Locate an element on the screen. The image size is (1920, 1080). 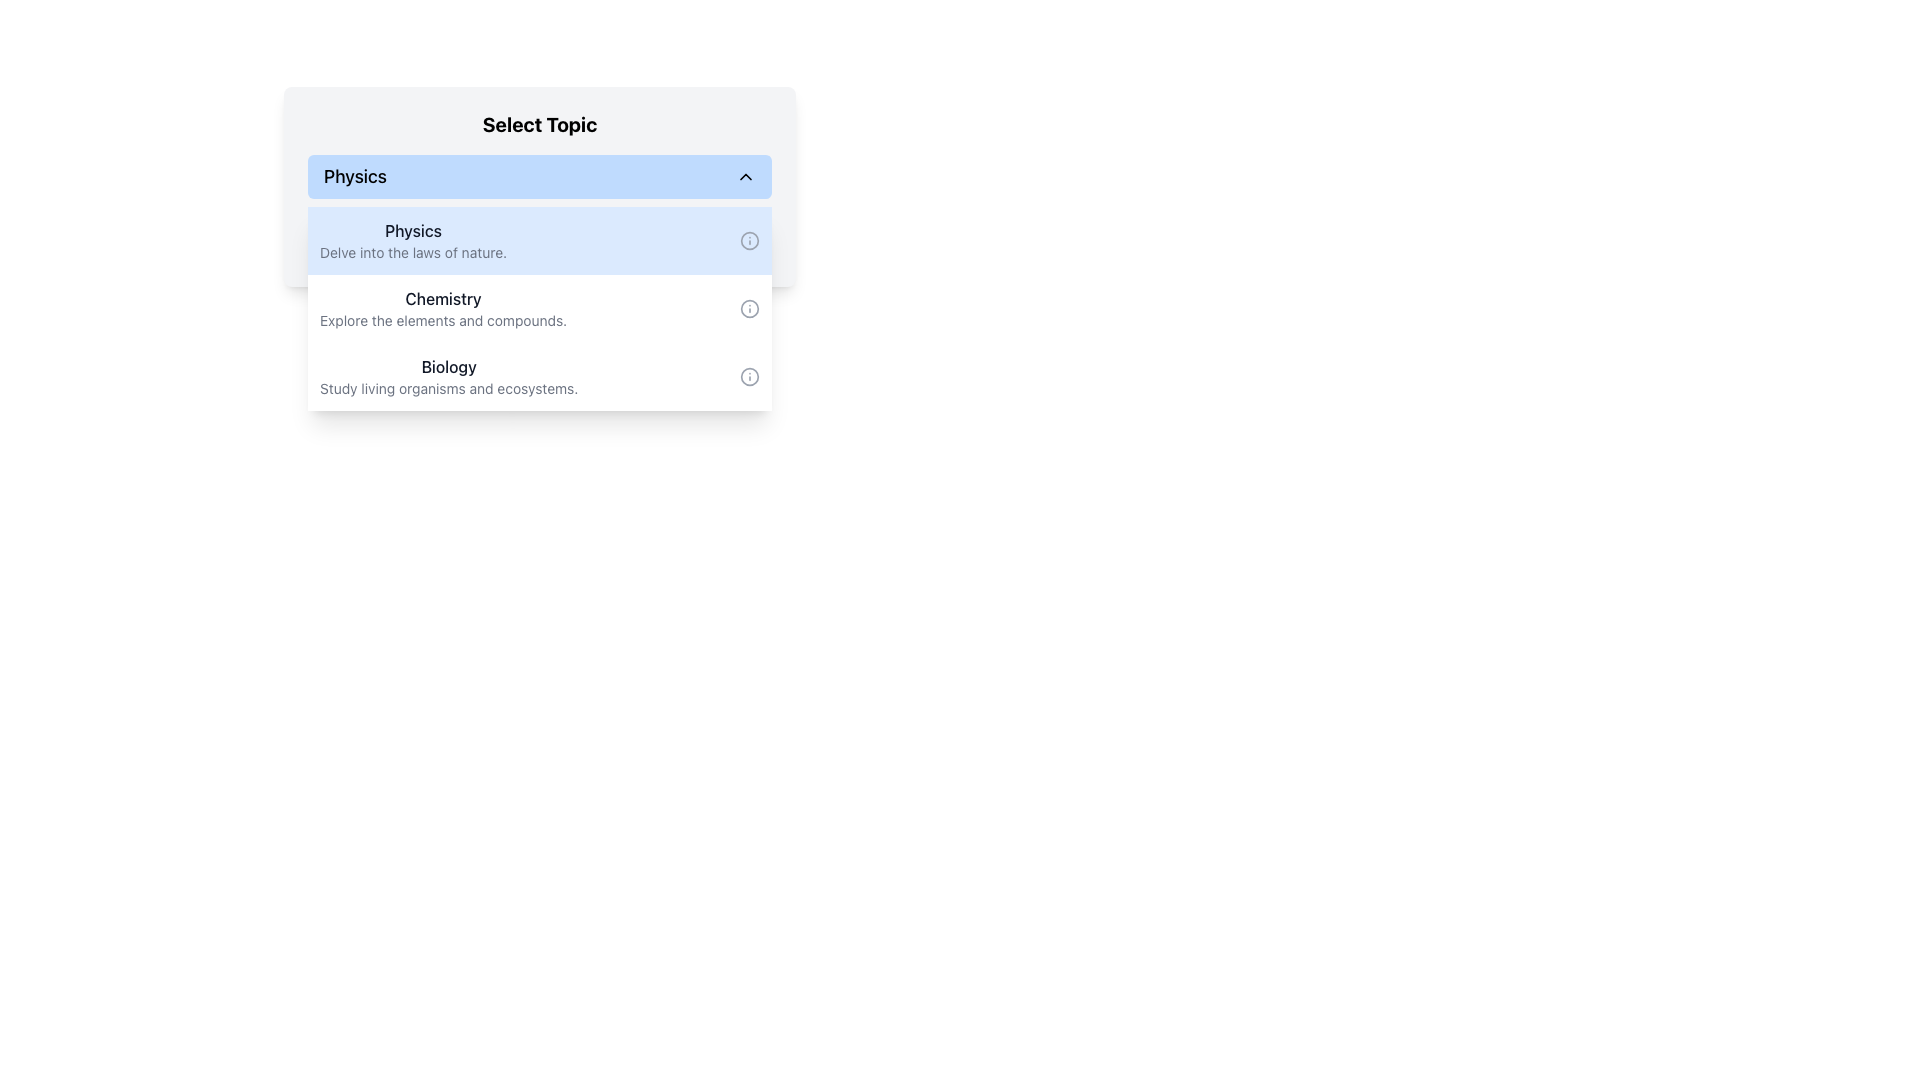
the Text Label indicating the 'Chemistry' topic, which is centrally located and positioned above 'Biology' and below 'Physics' is located at coordinates (442, 299).